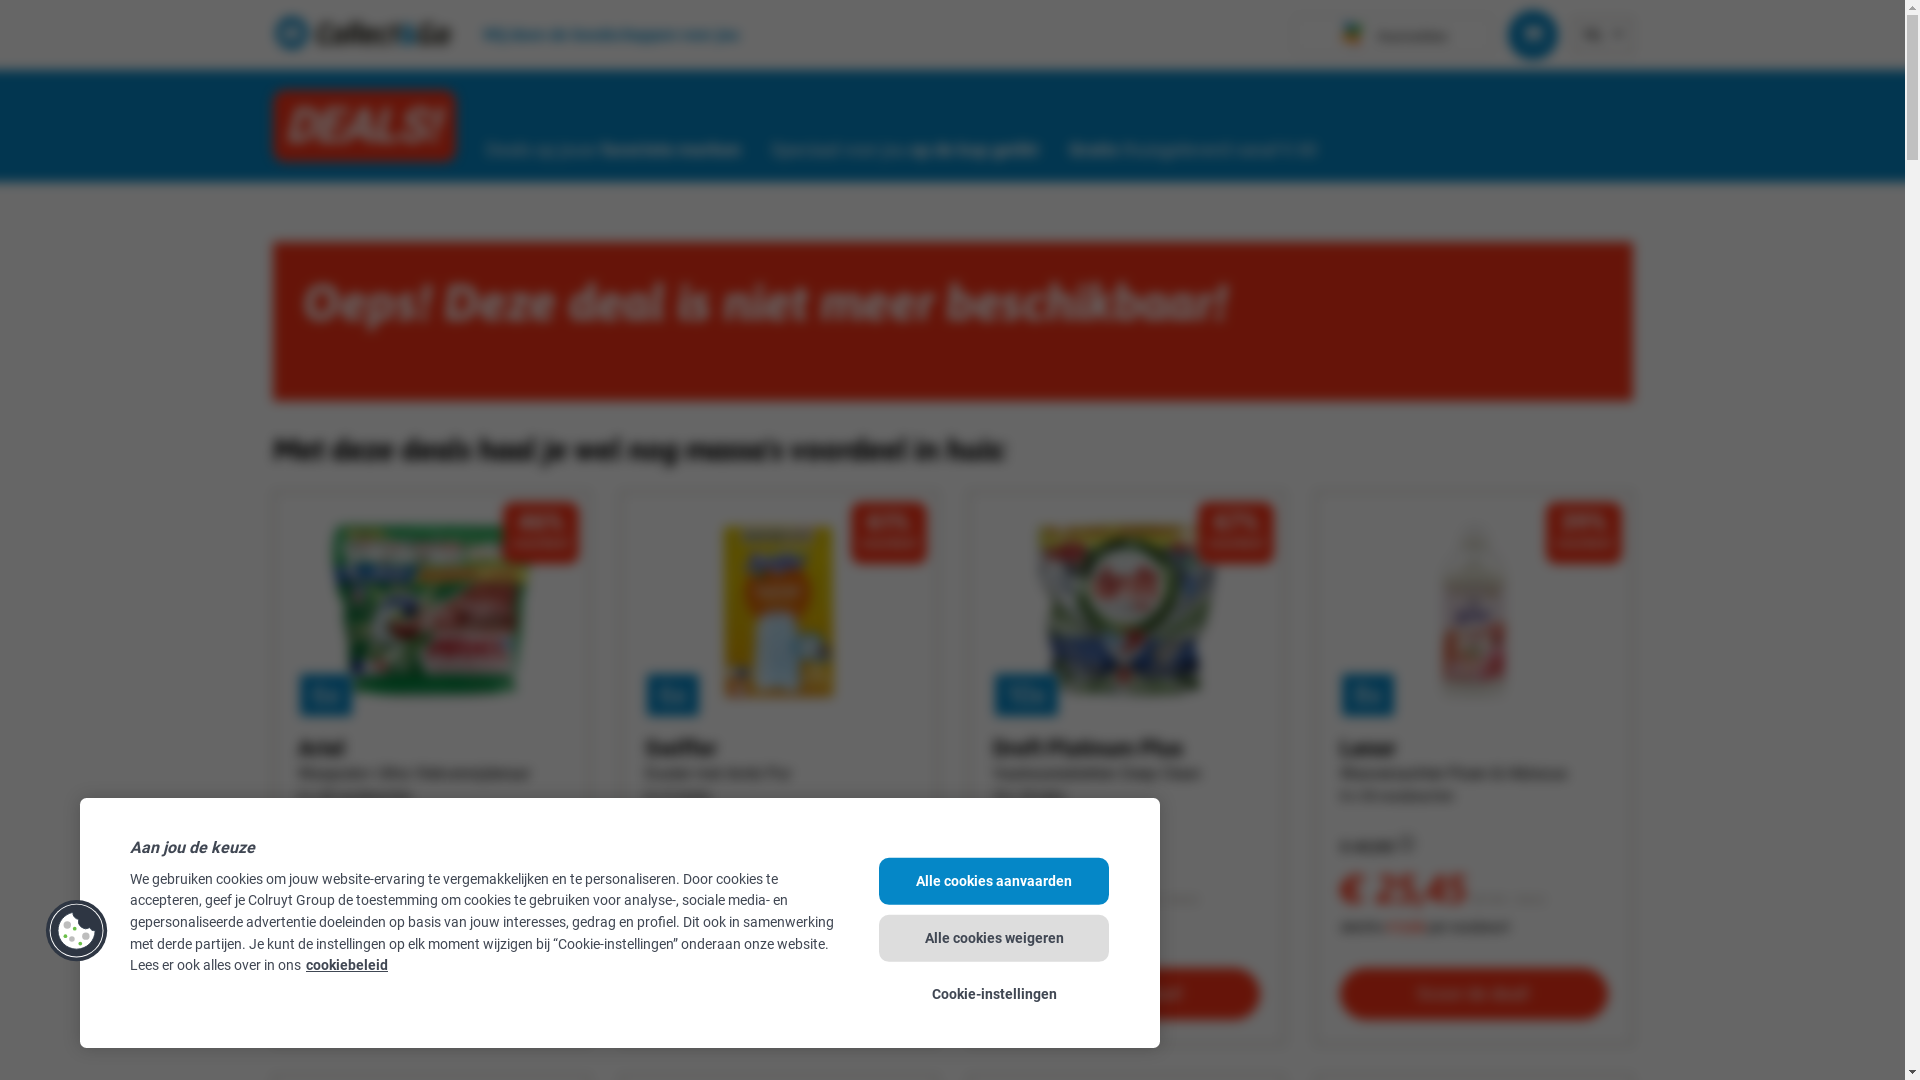  I want to click on 'Cookie-instellingen', so click(993, 994).